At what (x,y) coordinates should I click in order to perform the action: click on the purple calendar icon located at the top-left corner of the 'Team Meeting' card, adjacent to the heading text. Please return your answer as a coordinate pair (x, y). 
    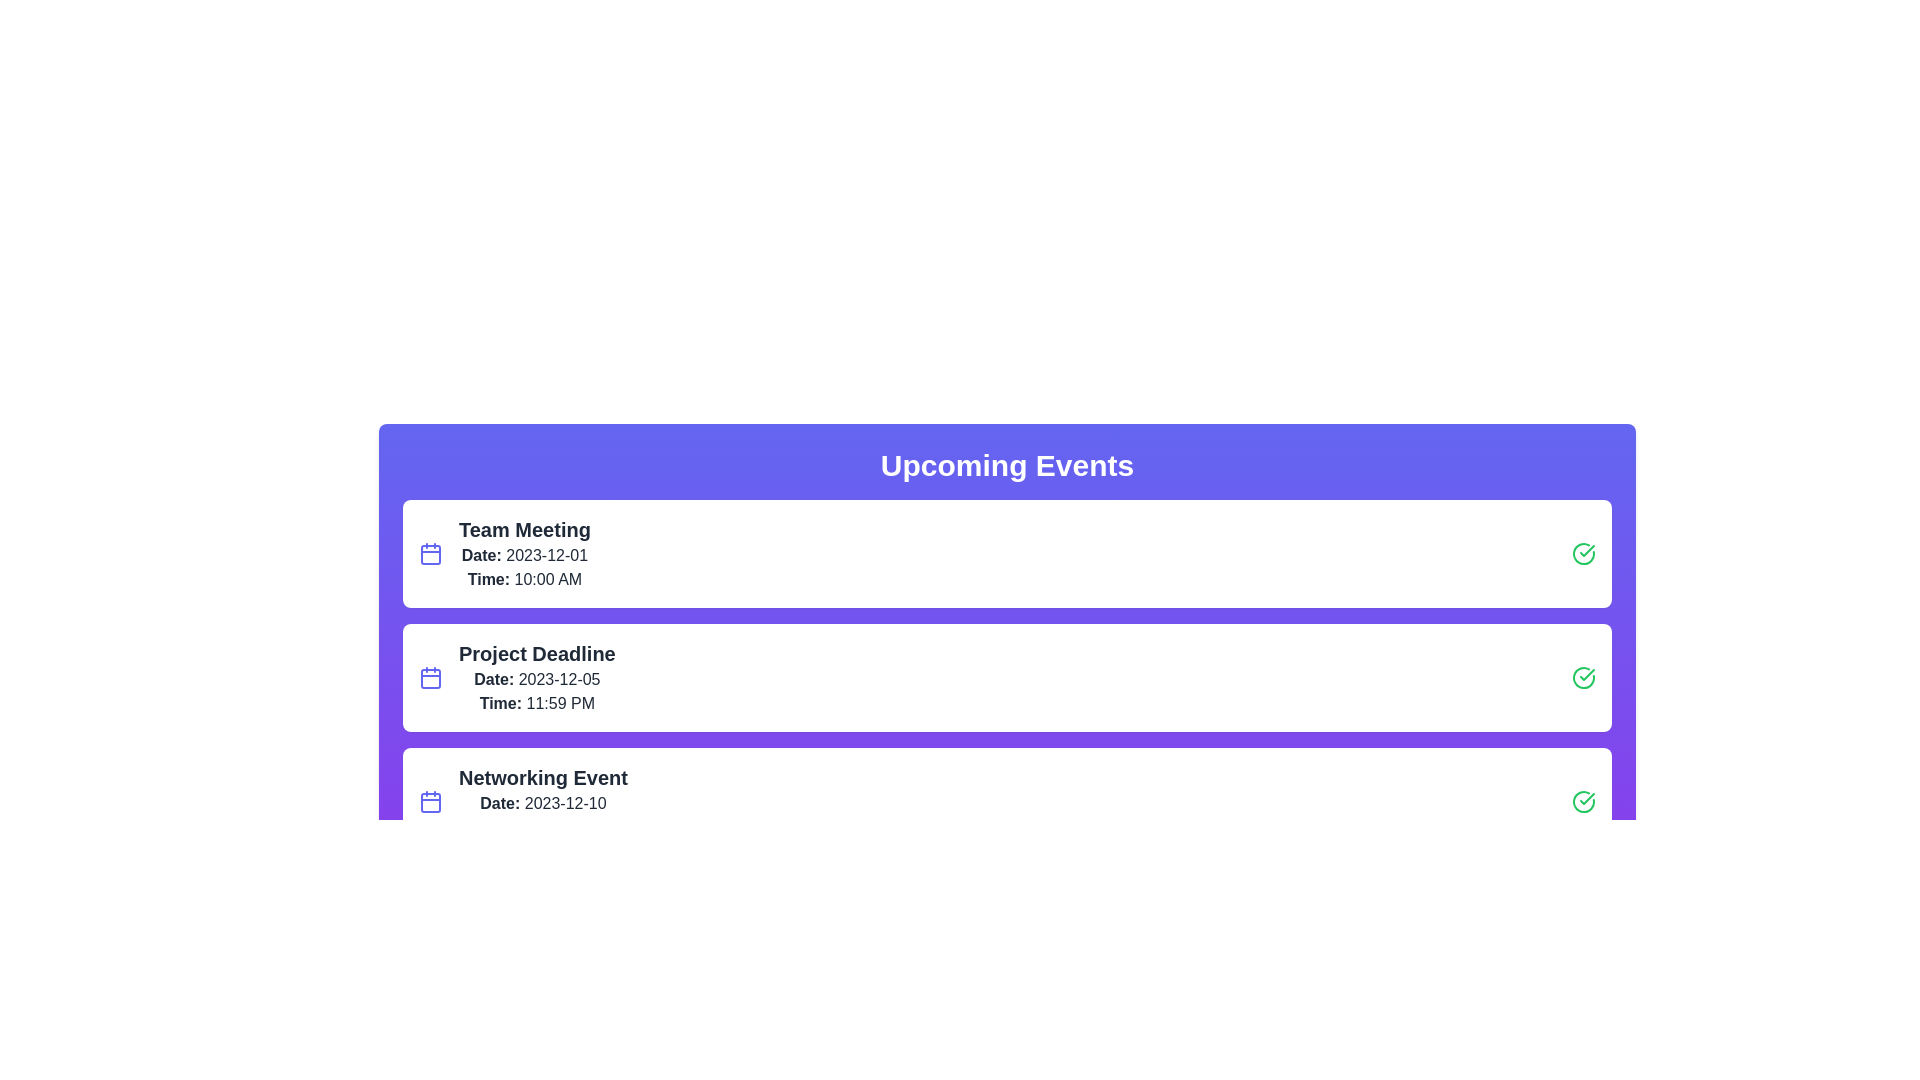
    Looking at the image, I should click on (430, 554).